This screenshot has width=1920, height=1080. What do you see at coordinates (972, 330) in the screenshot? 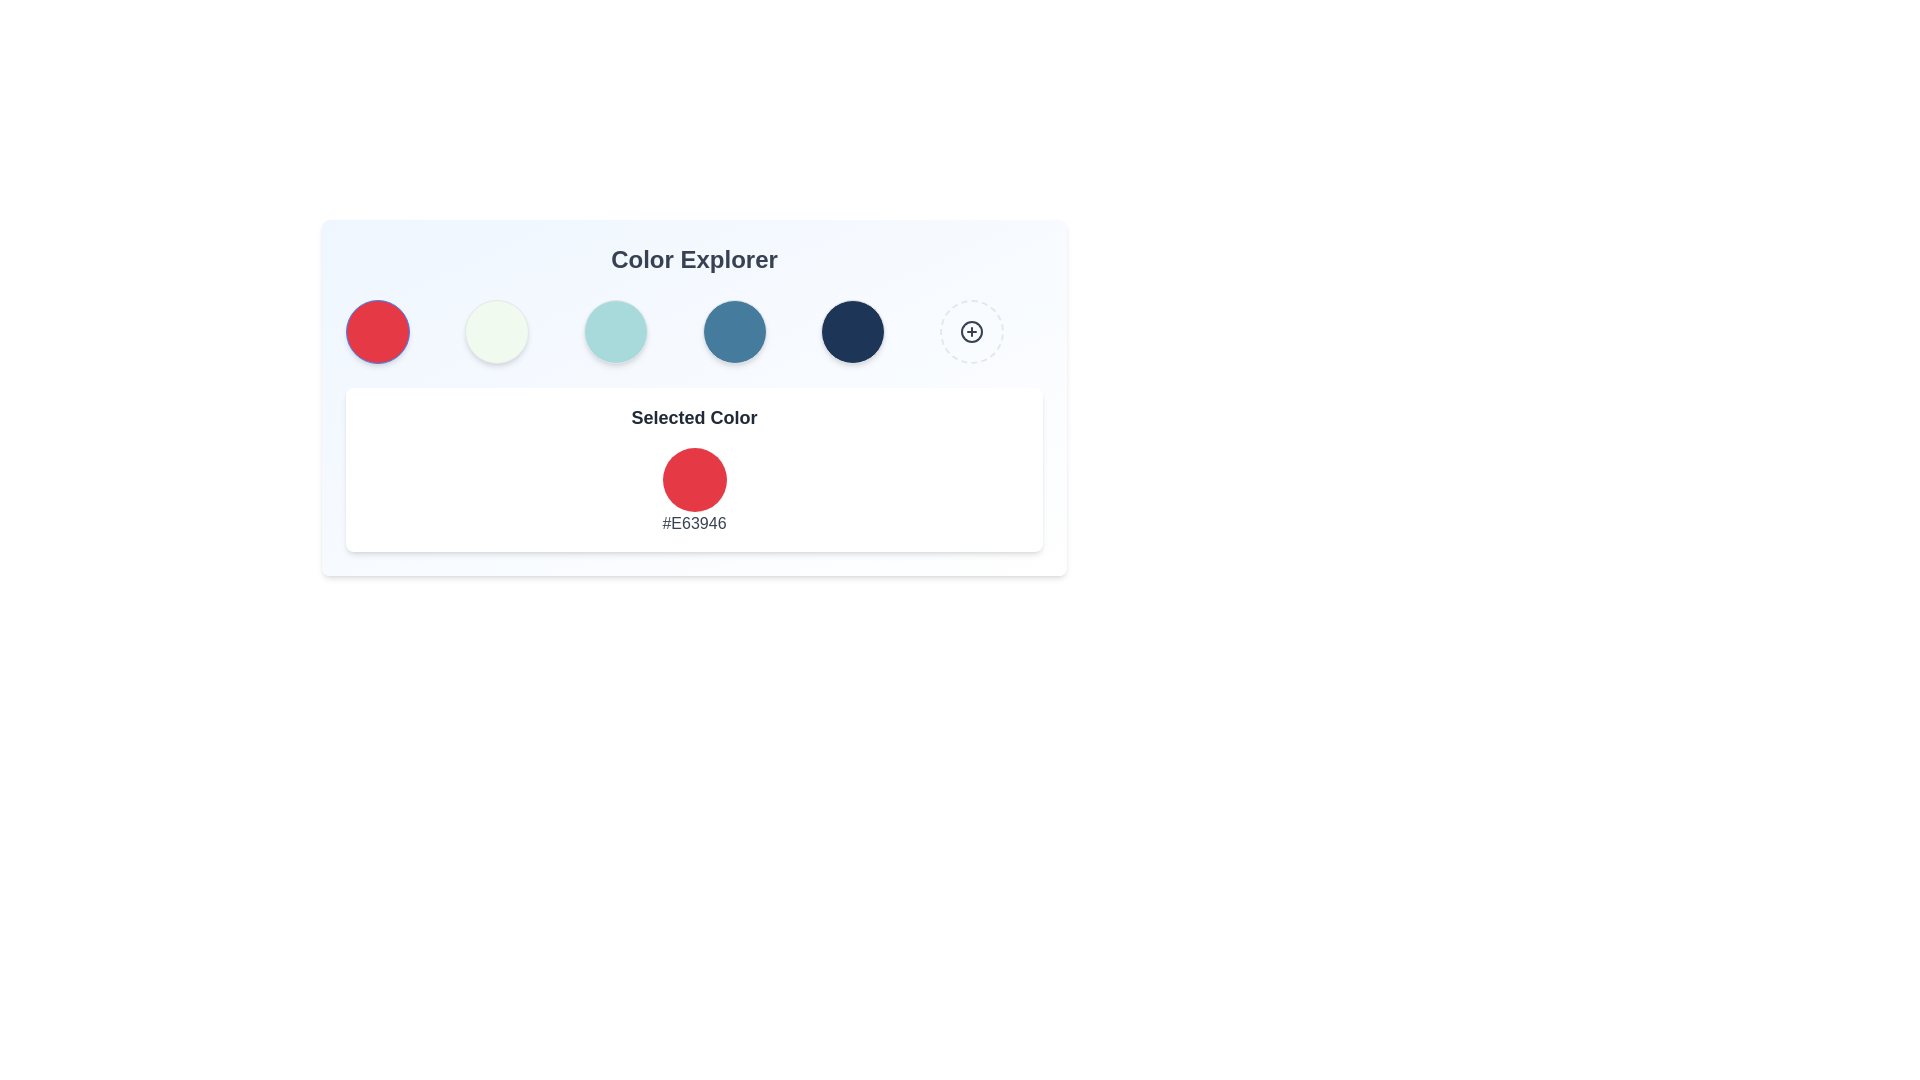
I see `the circular button with a dashed border and a plus sign at its center, which is the sixth item in a horizontal grid of circular elements` at bounding box center [972, 330].